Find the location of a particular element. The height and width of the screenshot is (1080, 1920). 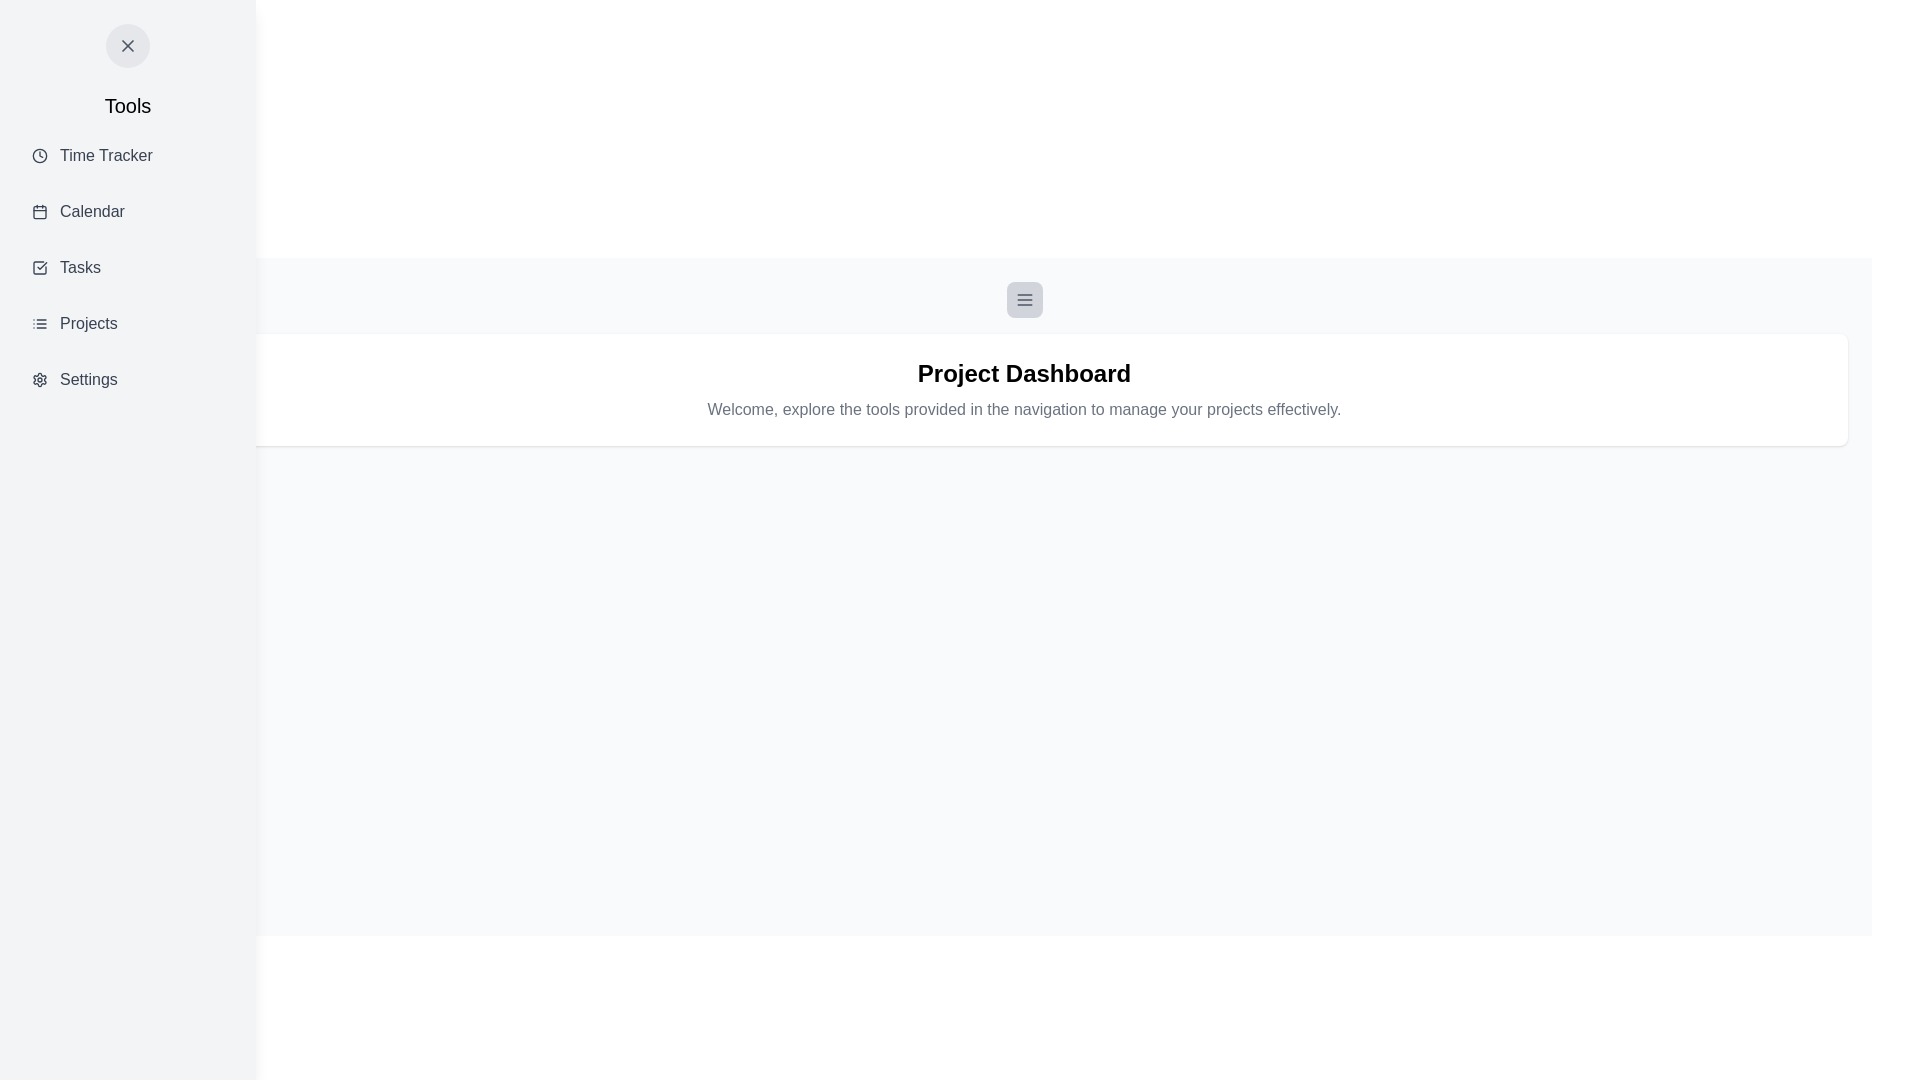

the text paragraph that says 'Welcome, explore the tools provided in the navigation to manage your projects effectively.' located under the 'Project Dashboard' title is located at coordinates (1024, 408).